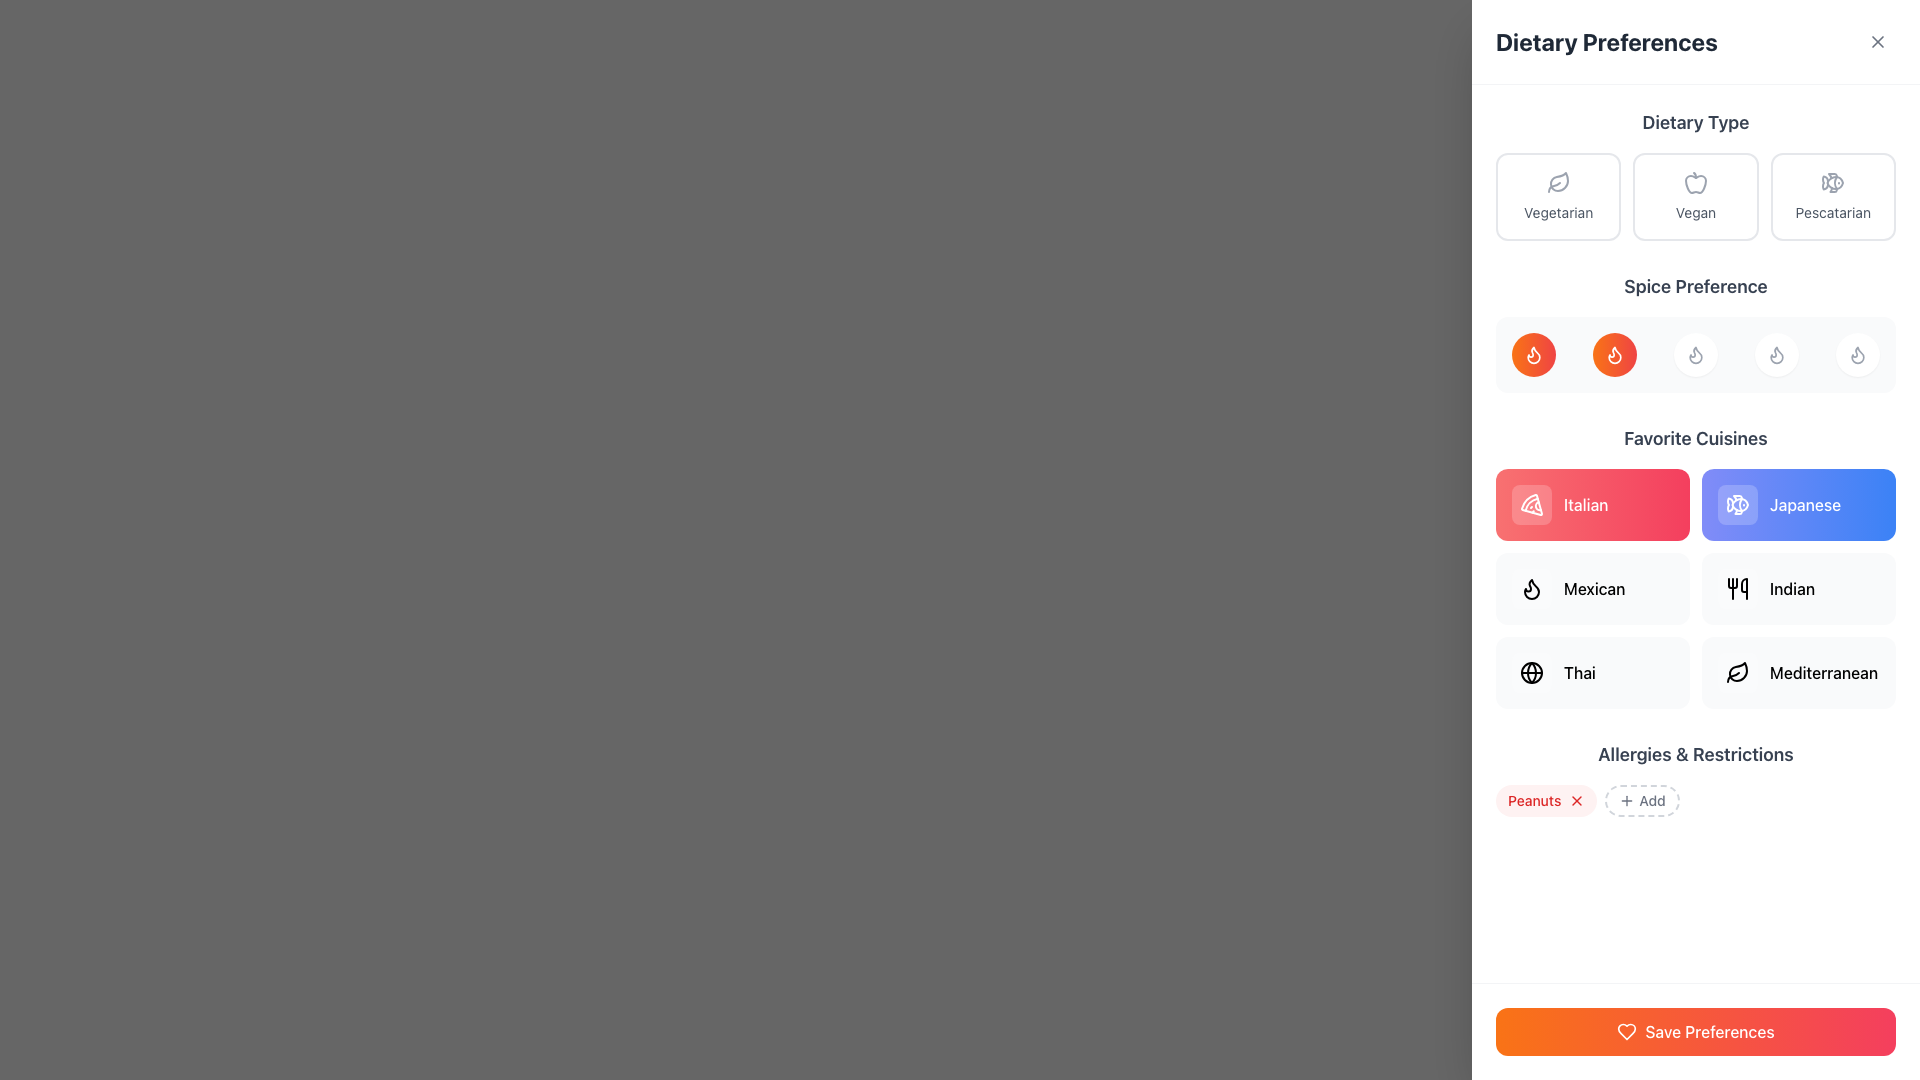 The image size is (1920, 1080). What do you see at coordinates (1736, 588) in the screenshot?
I see `the square-shaped icon with rounded corners featuring a fork and spoon graphic in black, located in the 'Favorite Cuisines' section, next to 'Thai' and below 'Japanese'` at bounding box center [1736, 588].